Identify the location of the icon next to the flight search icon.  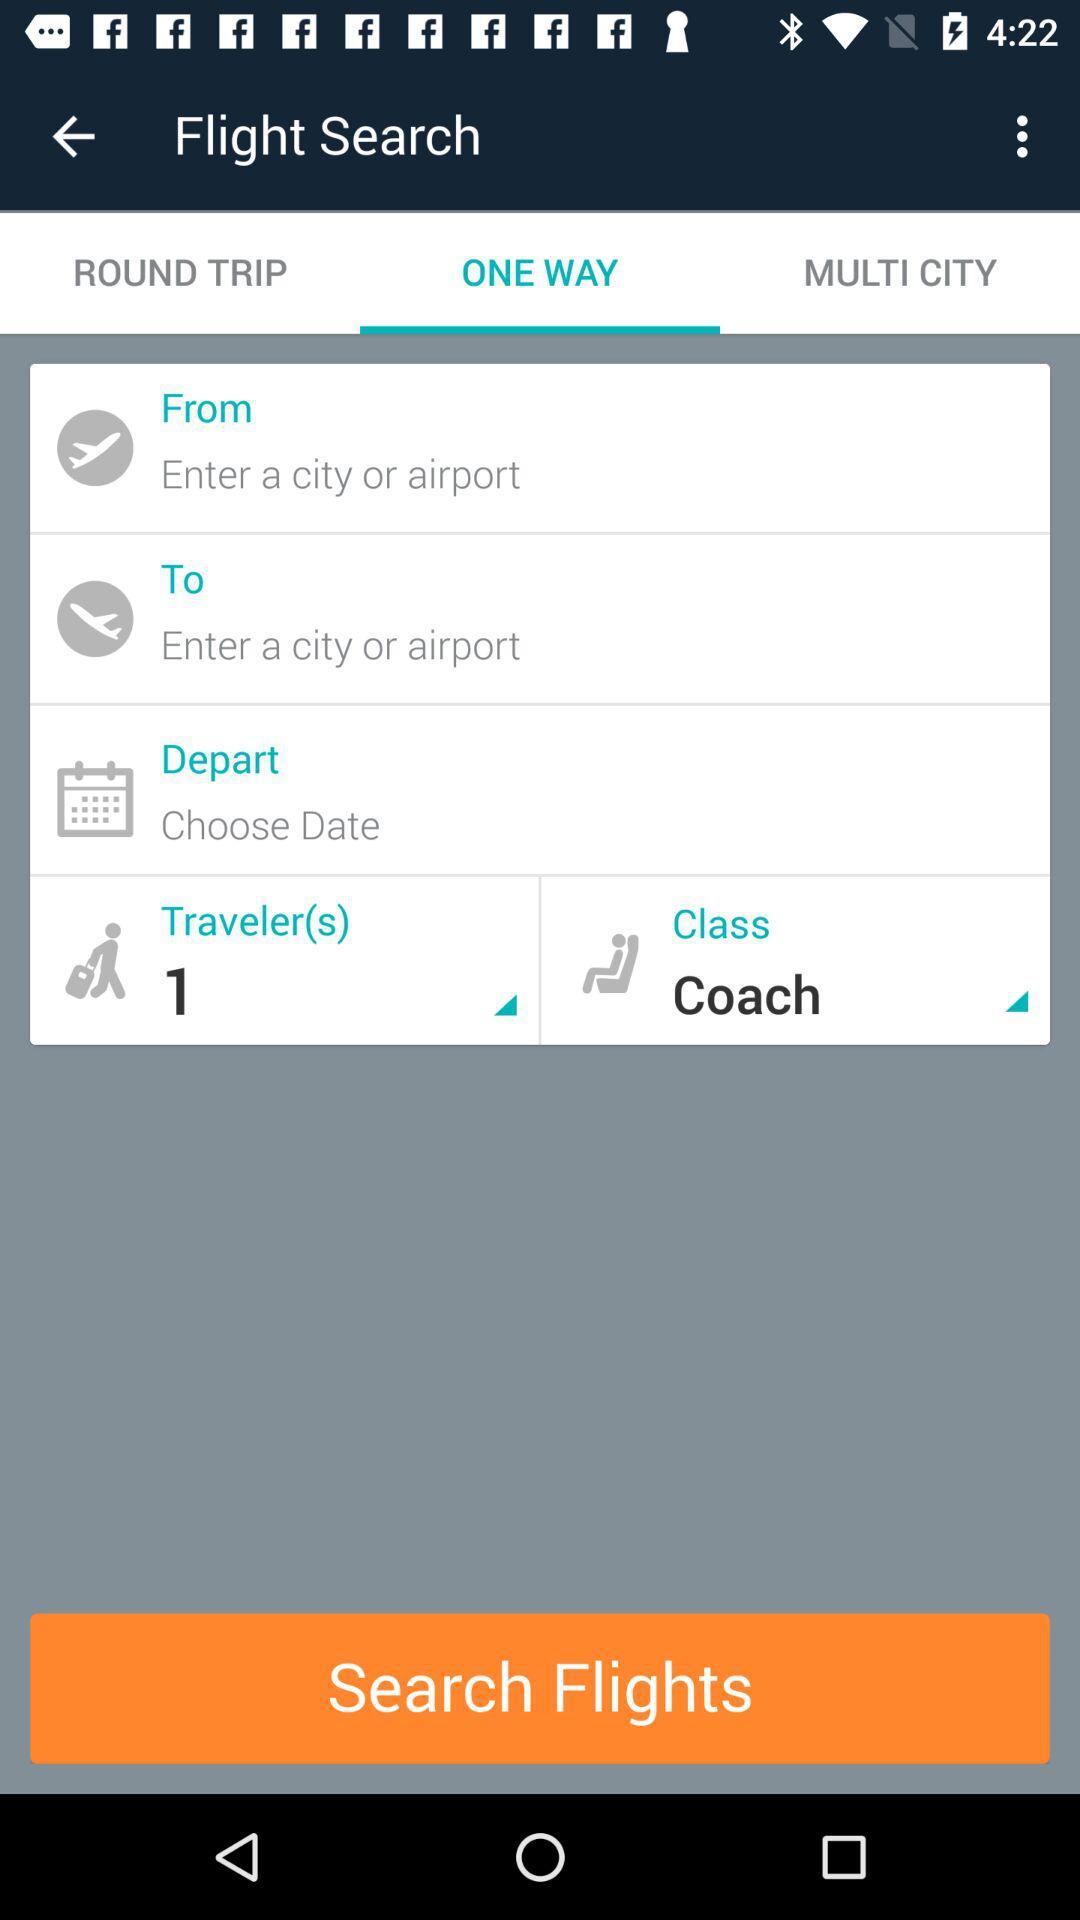
(72, 135).